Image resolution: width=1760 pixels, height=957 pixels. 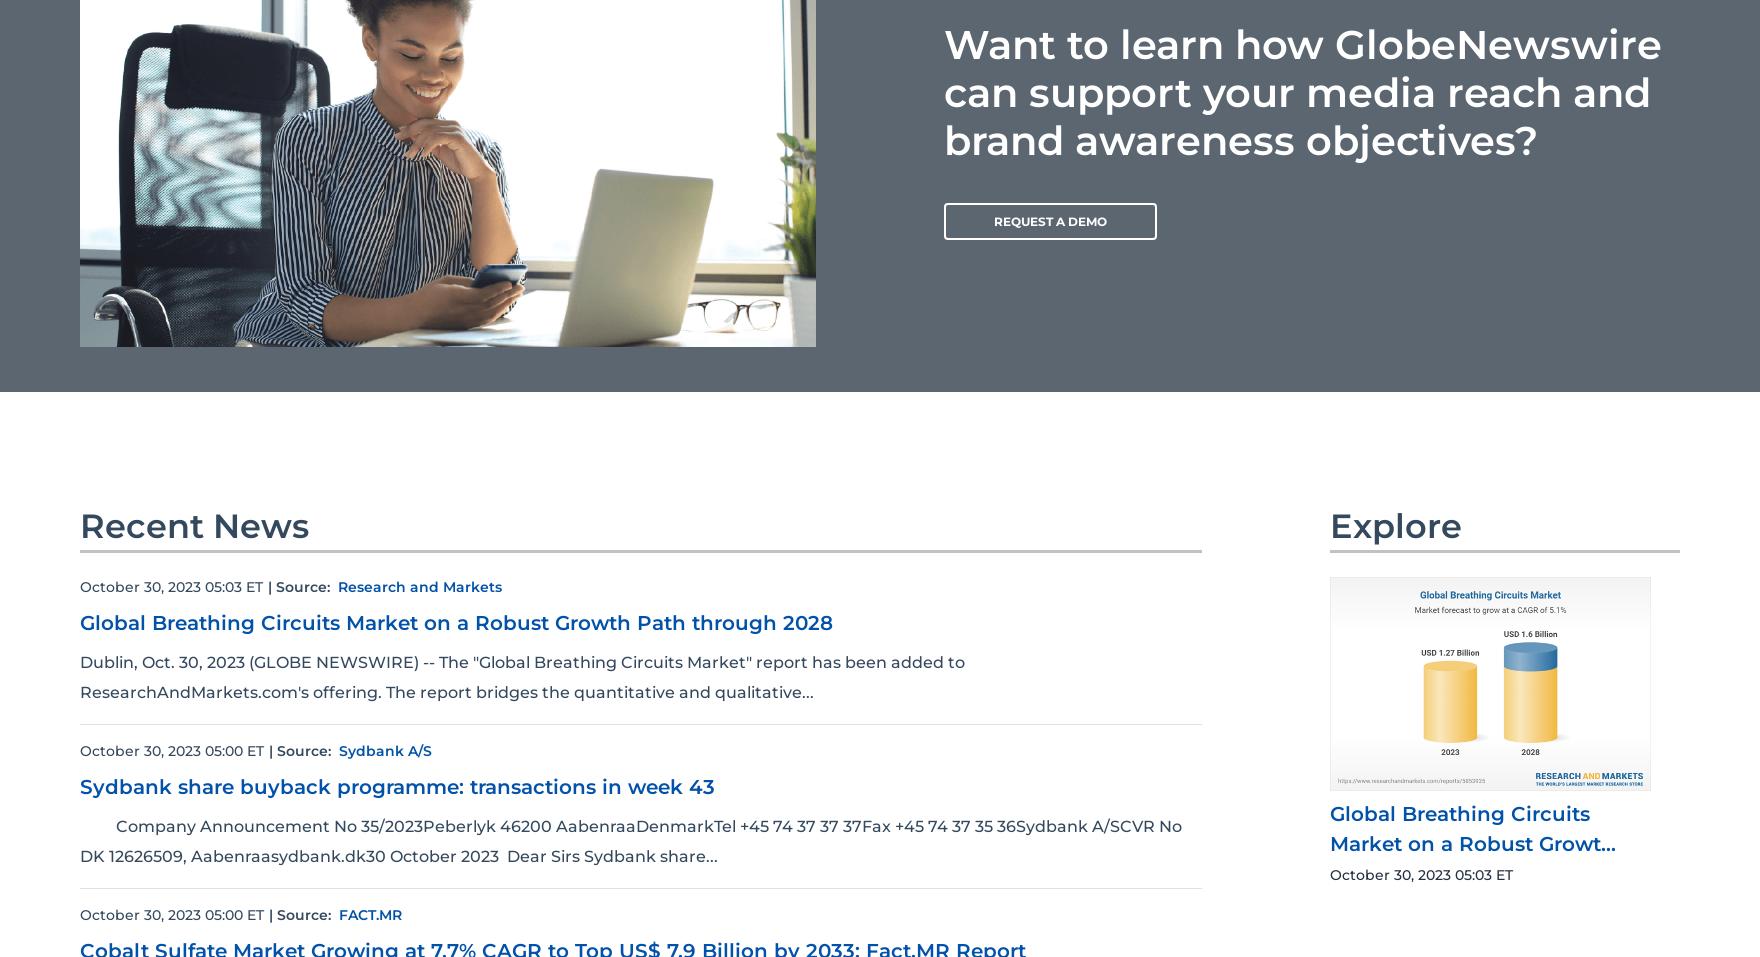 What do you see at coordinates (1050, 219) in the screenshot?
I see `'REQUEST A DEMO'` at bounding box center [1050, 219].